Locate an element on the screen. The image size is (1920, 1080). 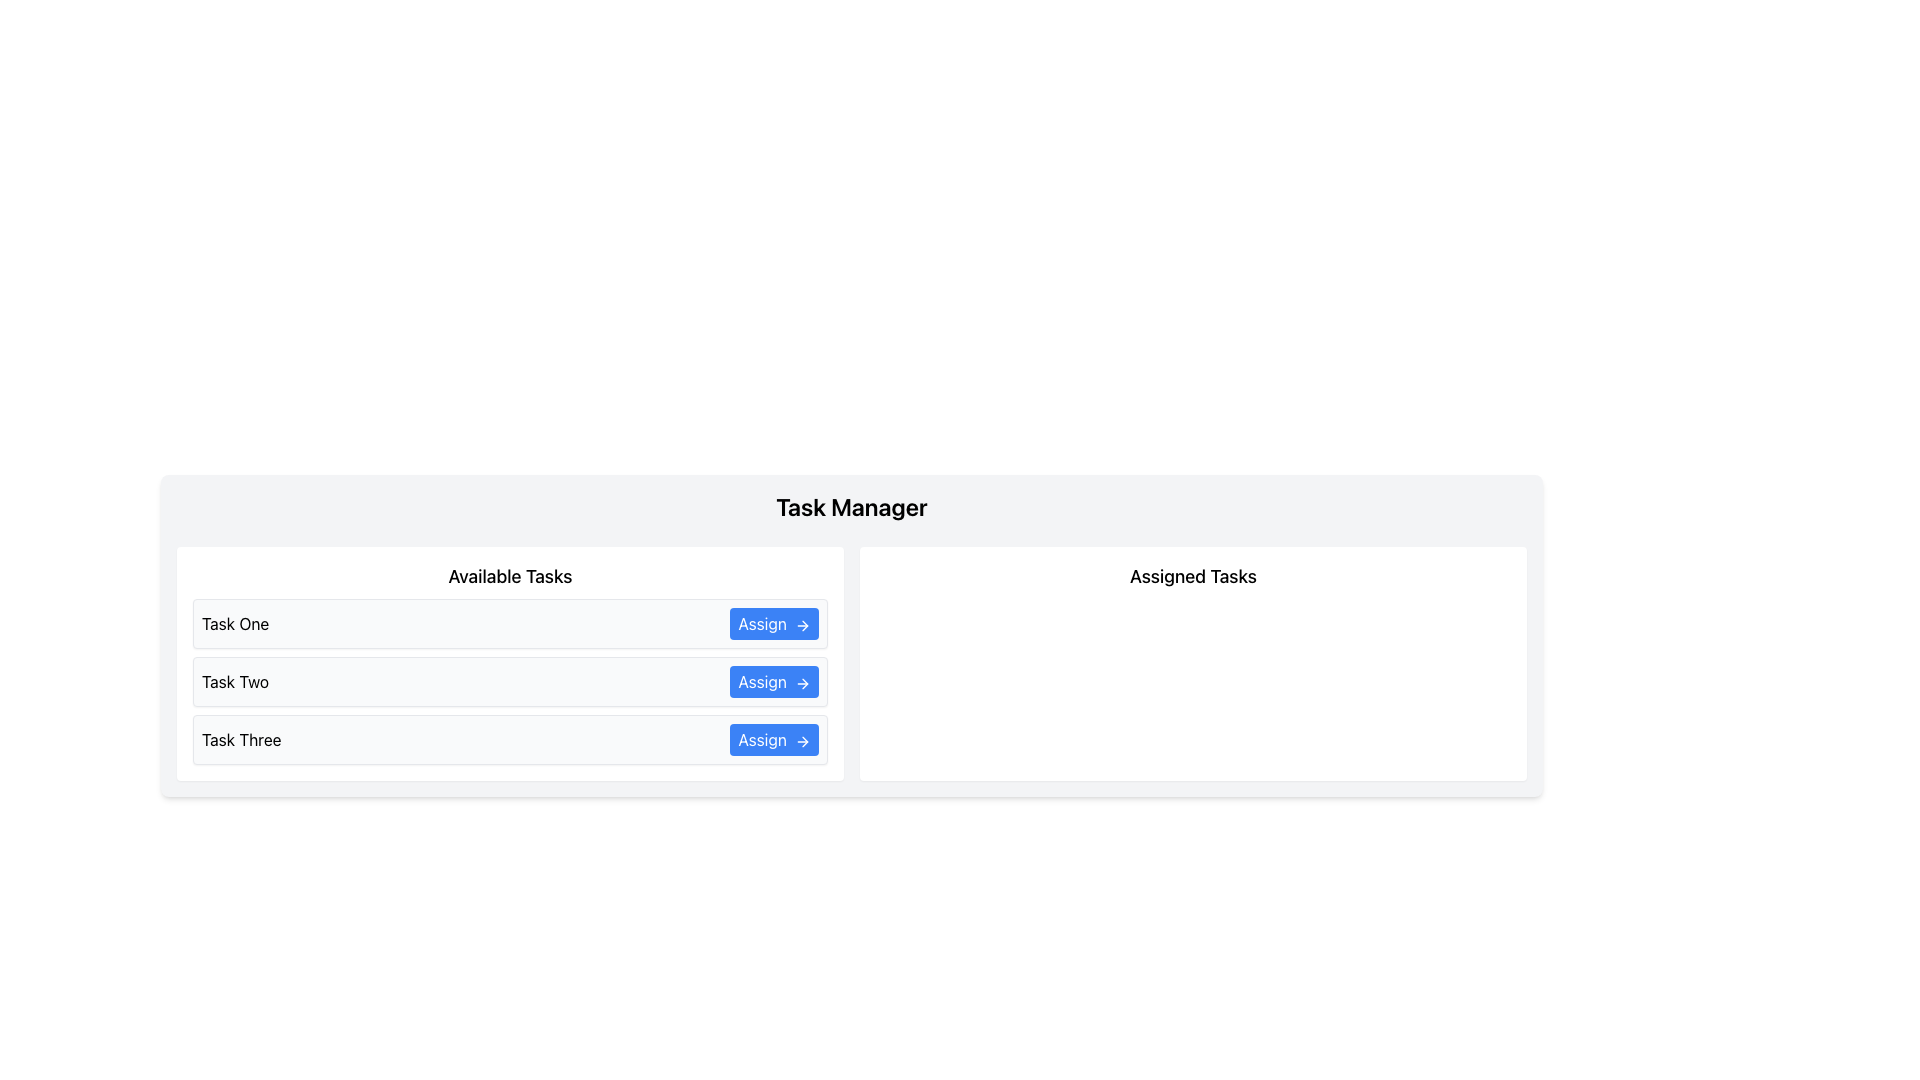
the button on the far right side of the row labeled 'Task Two' in the 'Available Tasks' section to assign the task is located at coordinates (773, 681).